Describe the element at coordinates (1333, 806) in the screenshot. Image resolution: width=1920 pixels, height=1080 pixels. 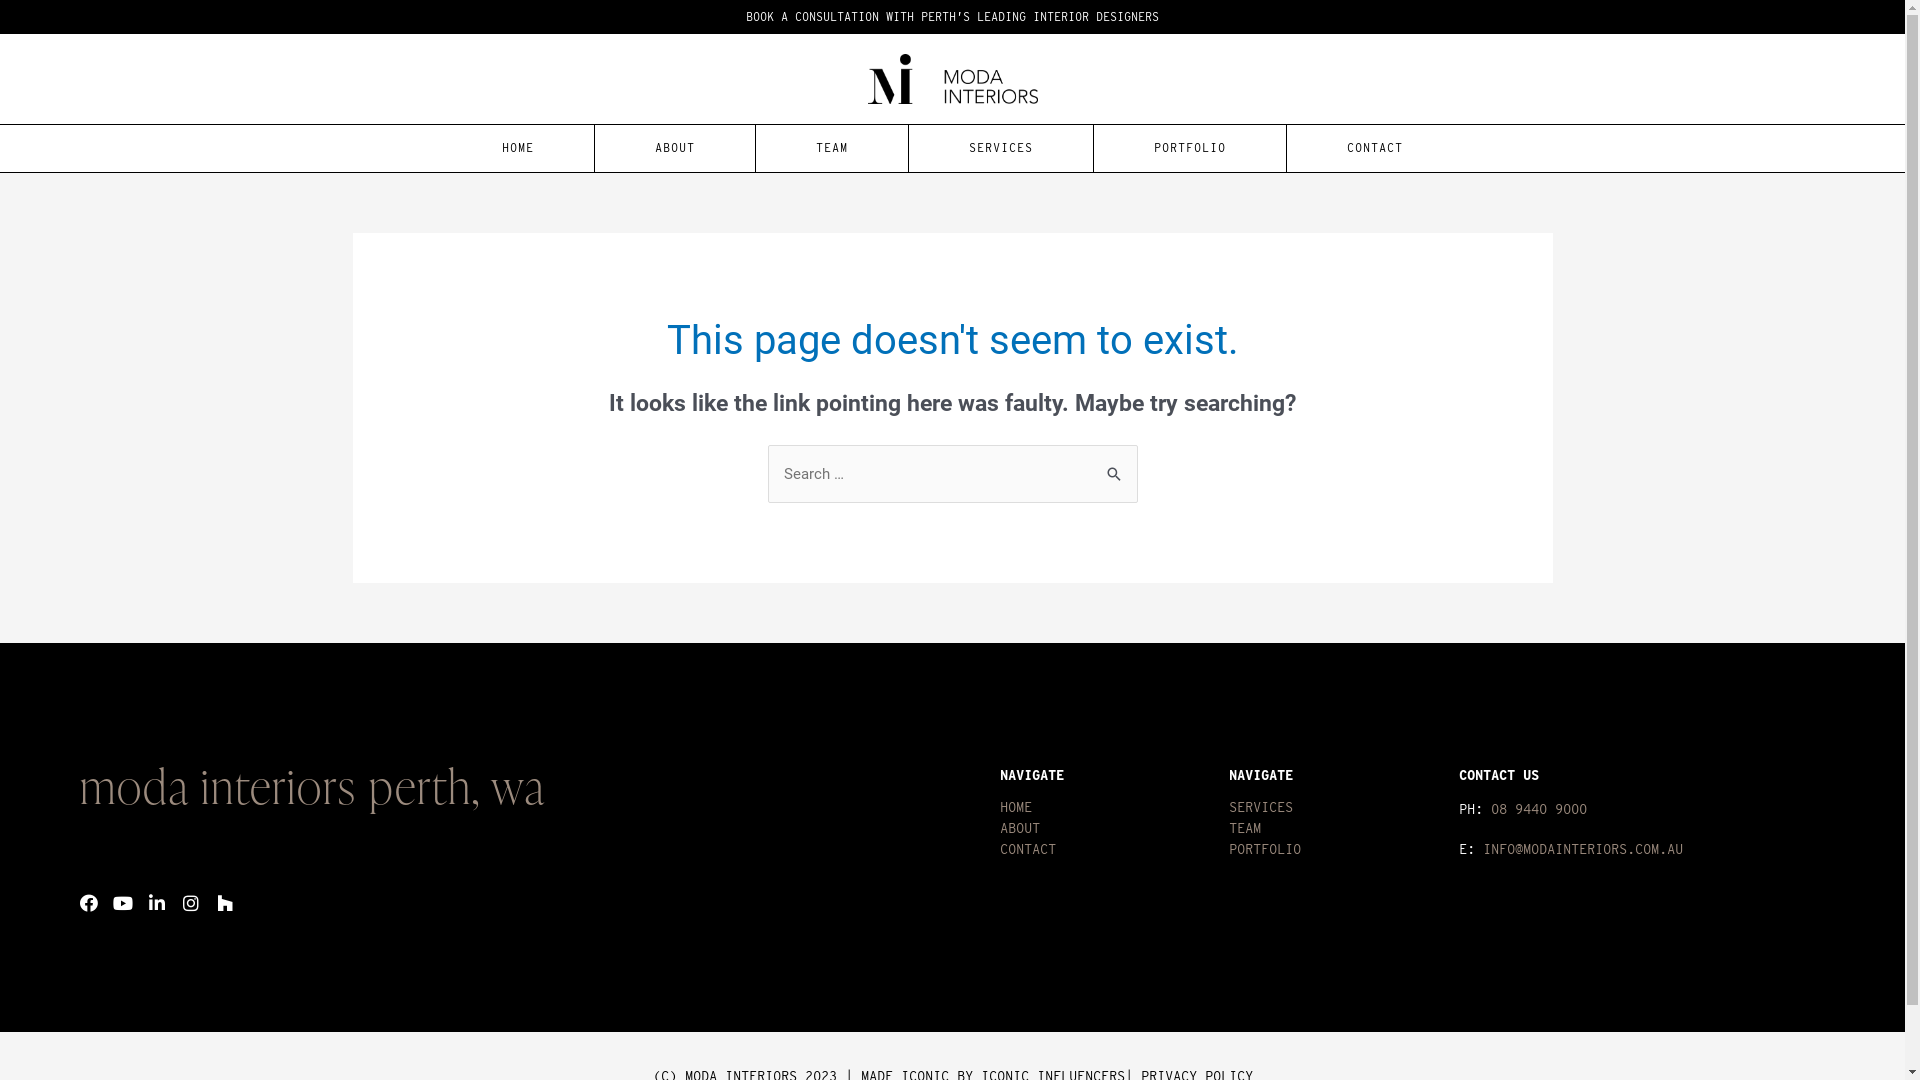
I see `'SERVICES'` at that location.